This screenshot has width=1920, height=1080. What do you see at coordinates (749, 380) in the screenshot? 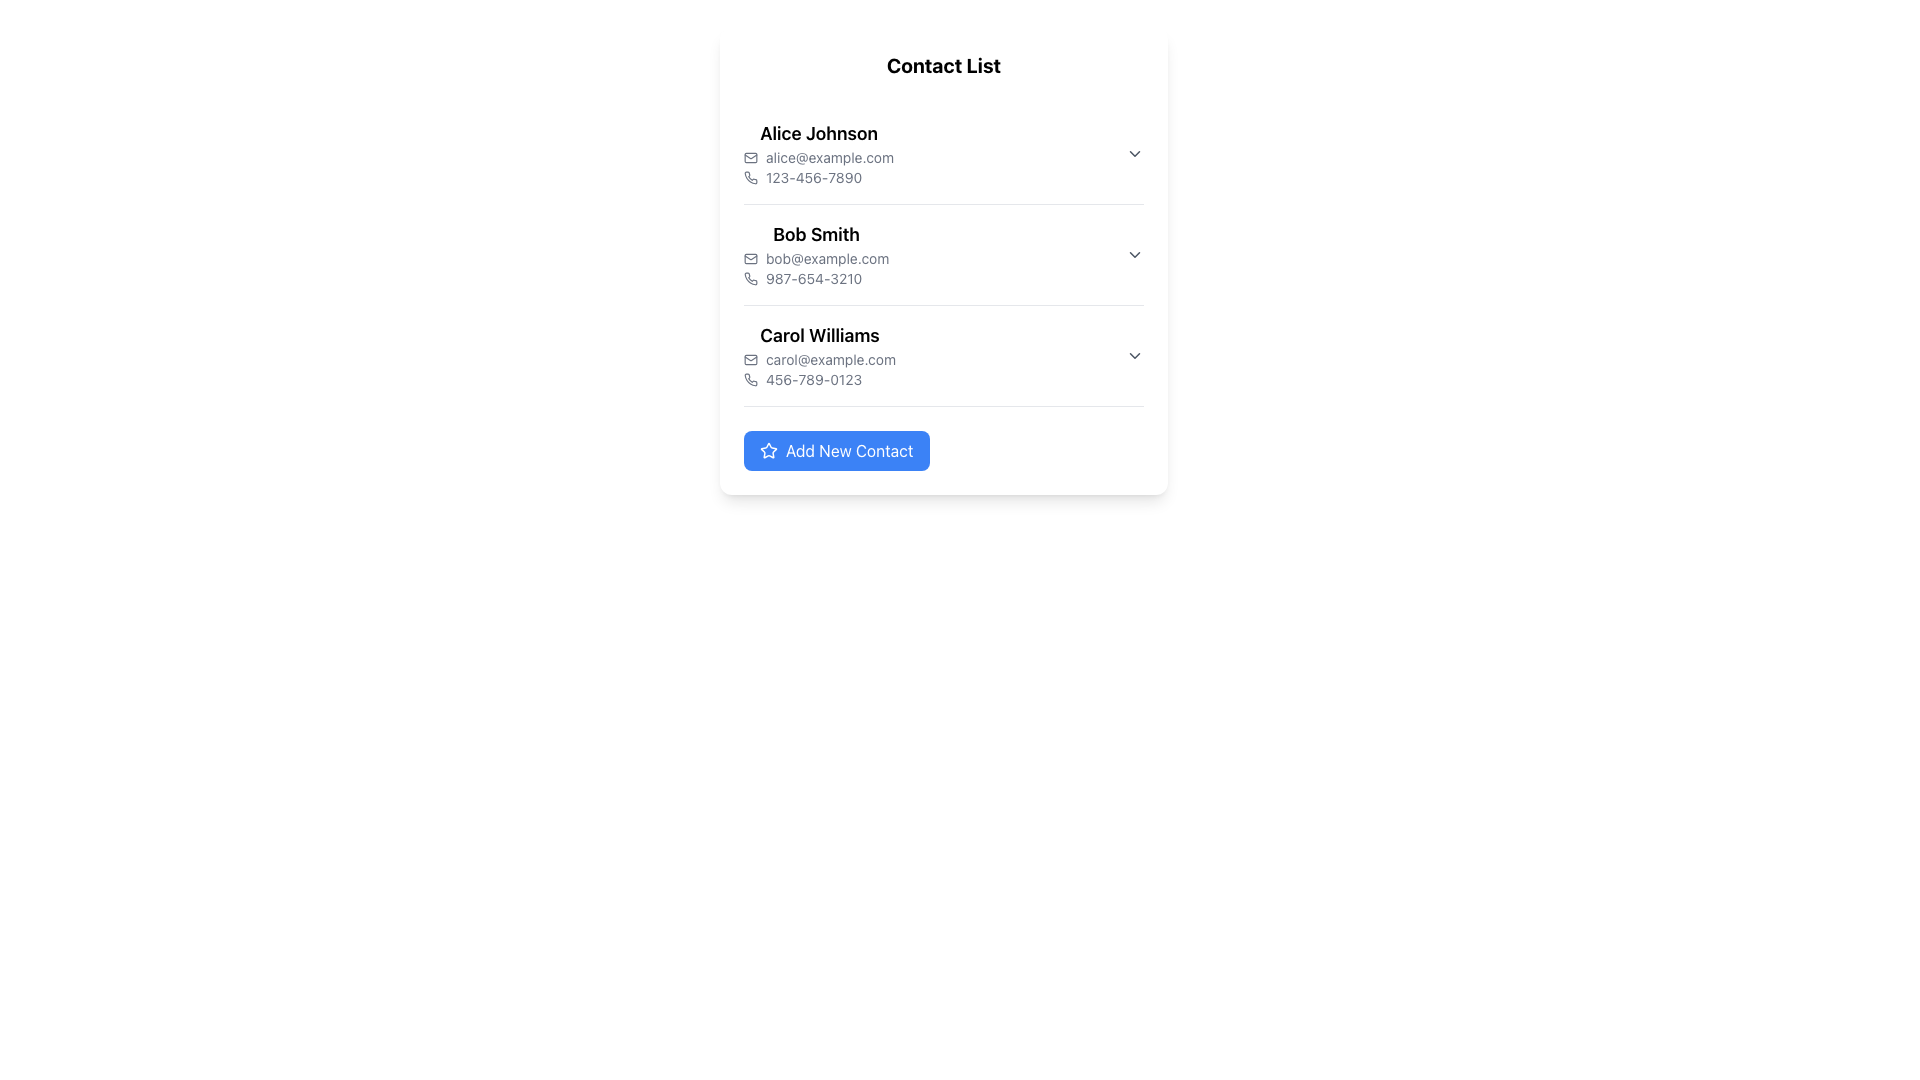
I see `the phone number icon located to the left of the phone number for 'Carol Williams' in the contact list` at bounding box center [749, 380].